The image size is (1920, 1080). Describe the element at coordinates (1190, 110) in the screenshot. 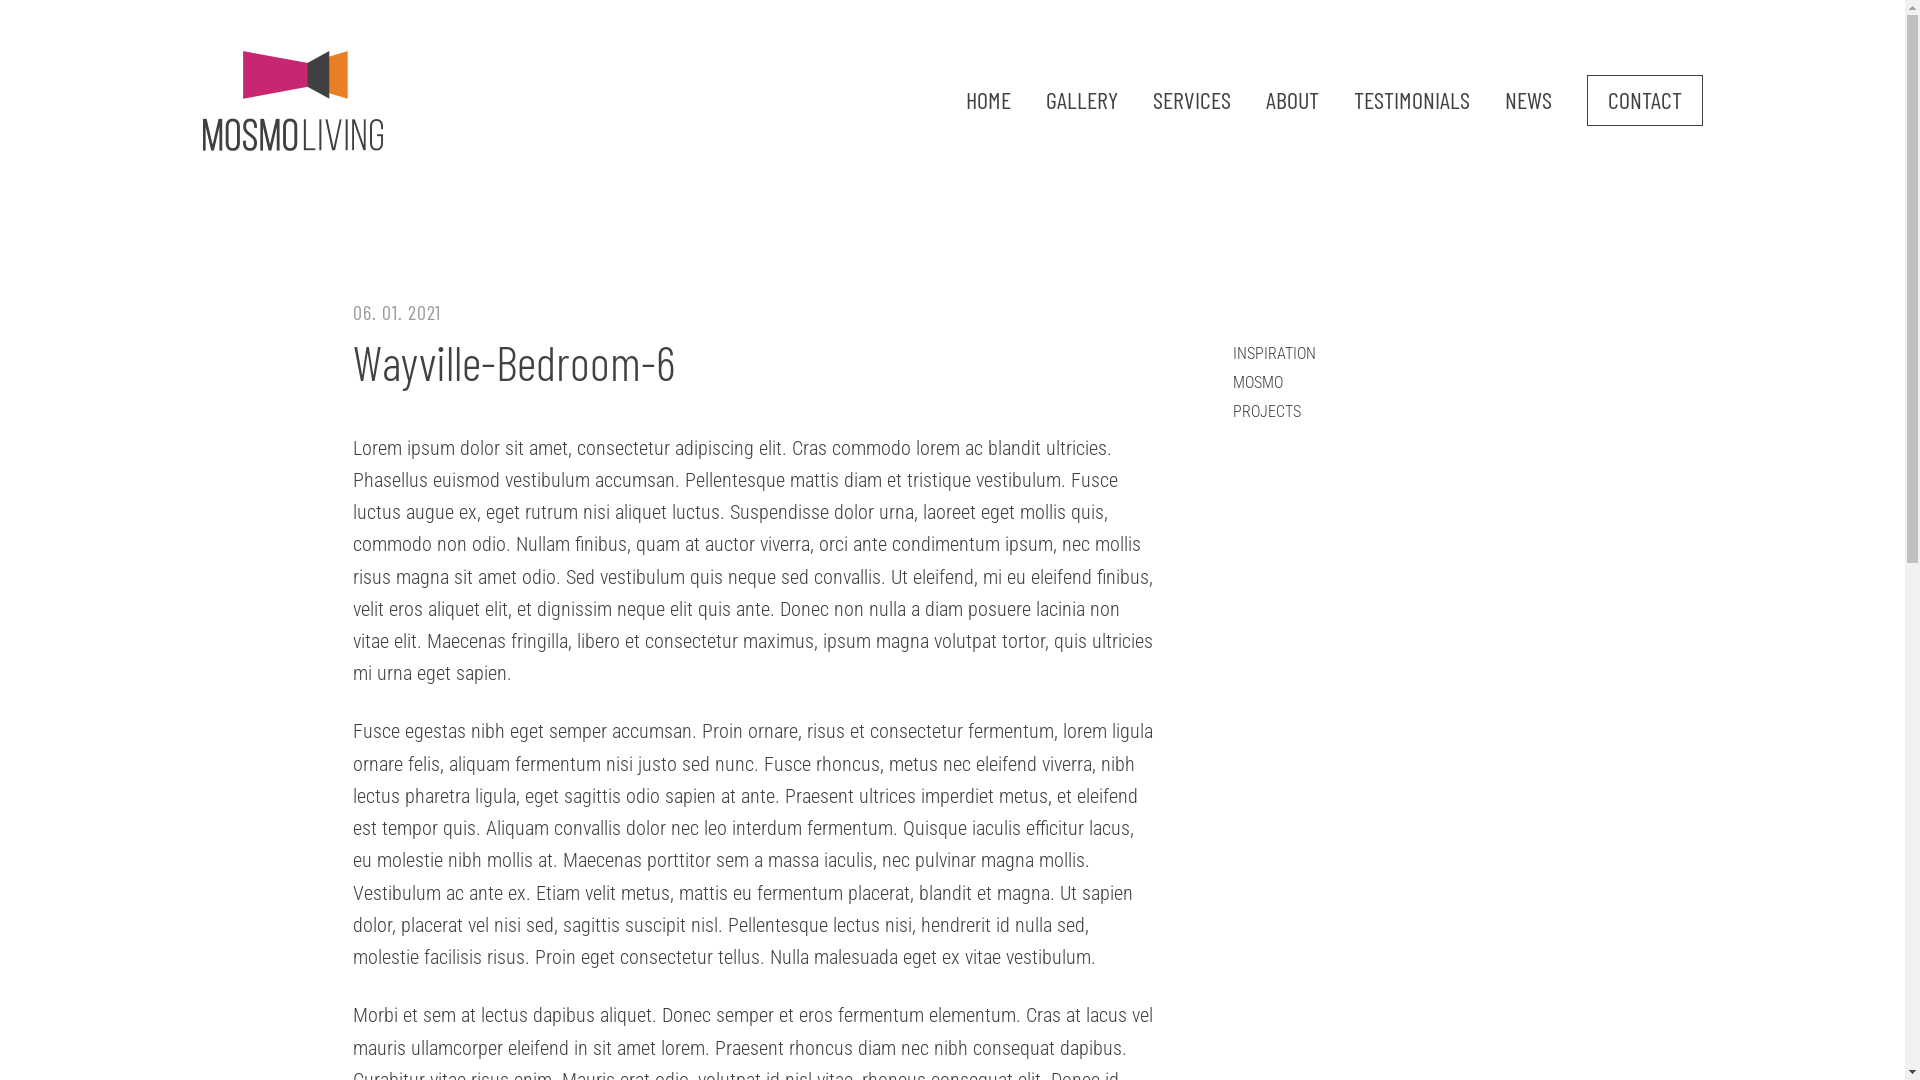

I see `'SERVICES'` at that location.